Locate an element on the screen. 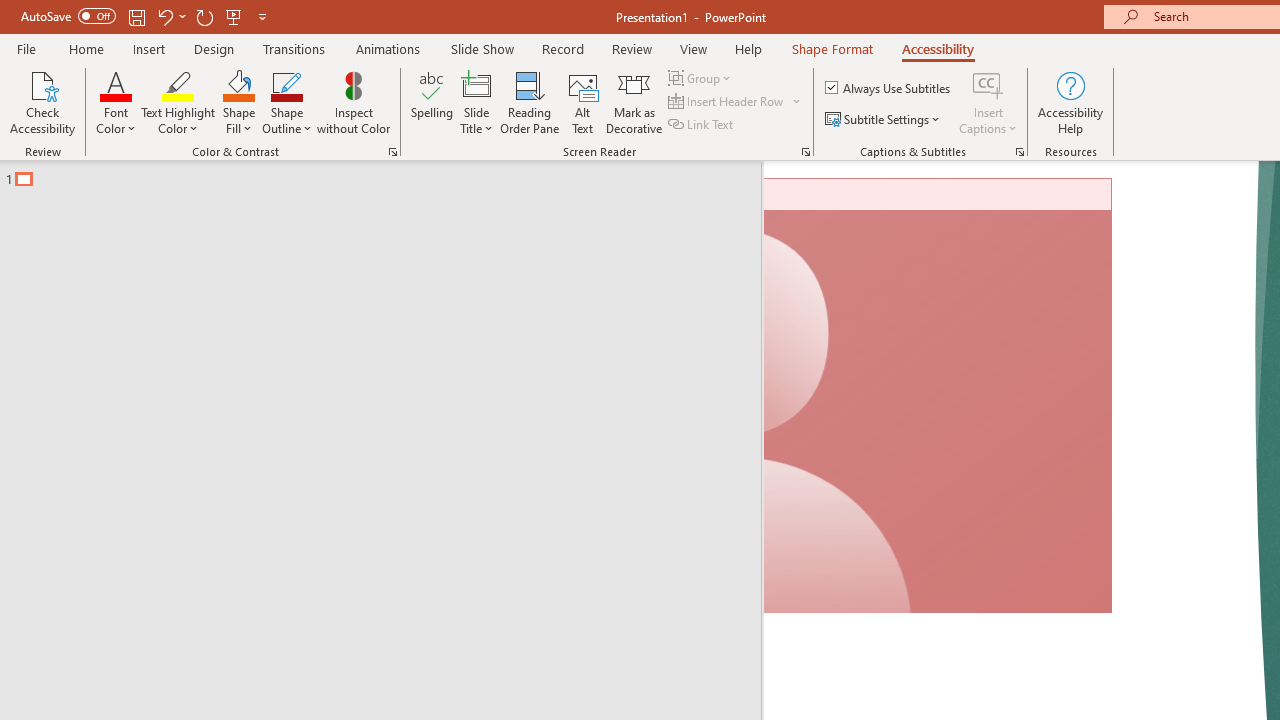  'Font Color Red' is located at coordinates (115, 84).